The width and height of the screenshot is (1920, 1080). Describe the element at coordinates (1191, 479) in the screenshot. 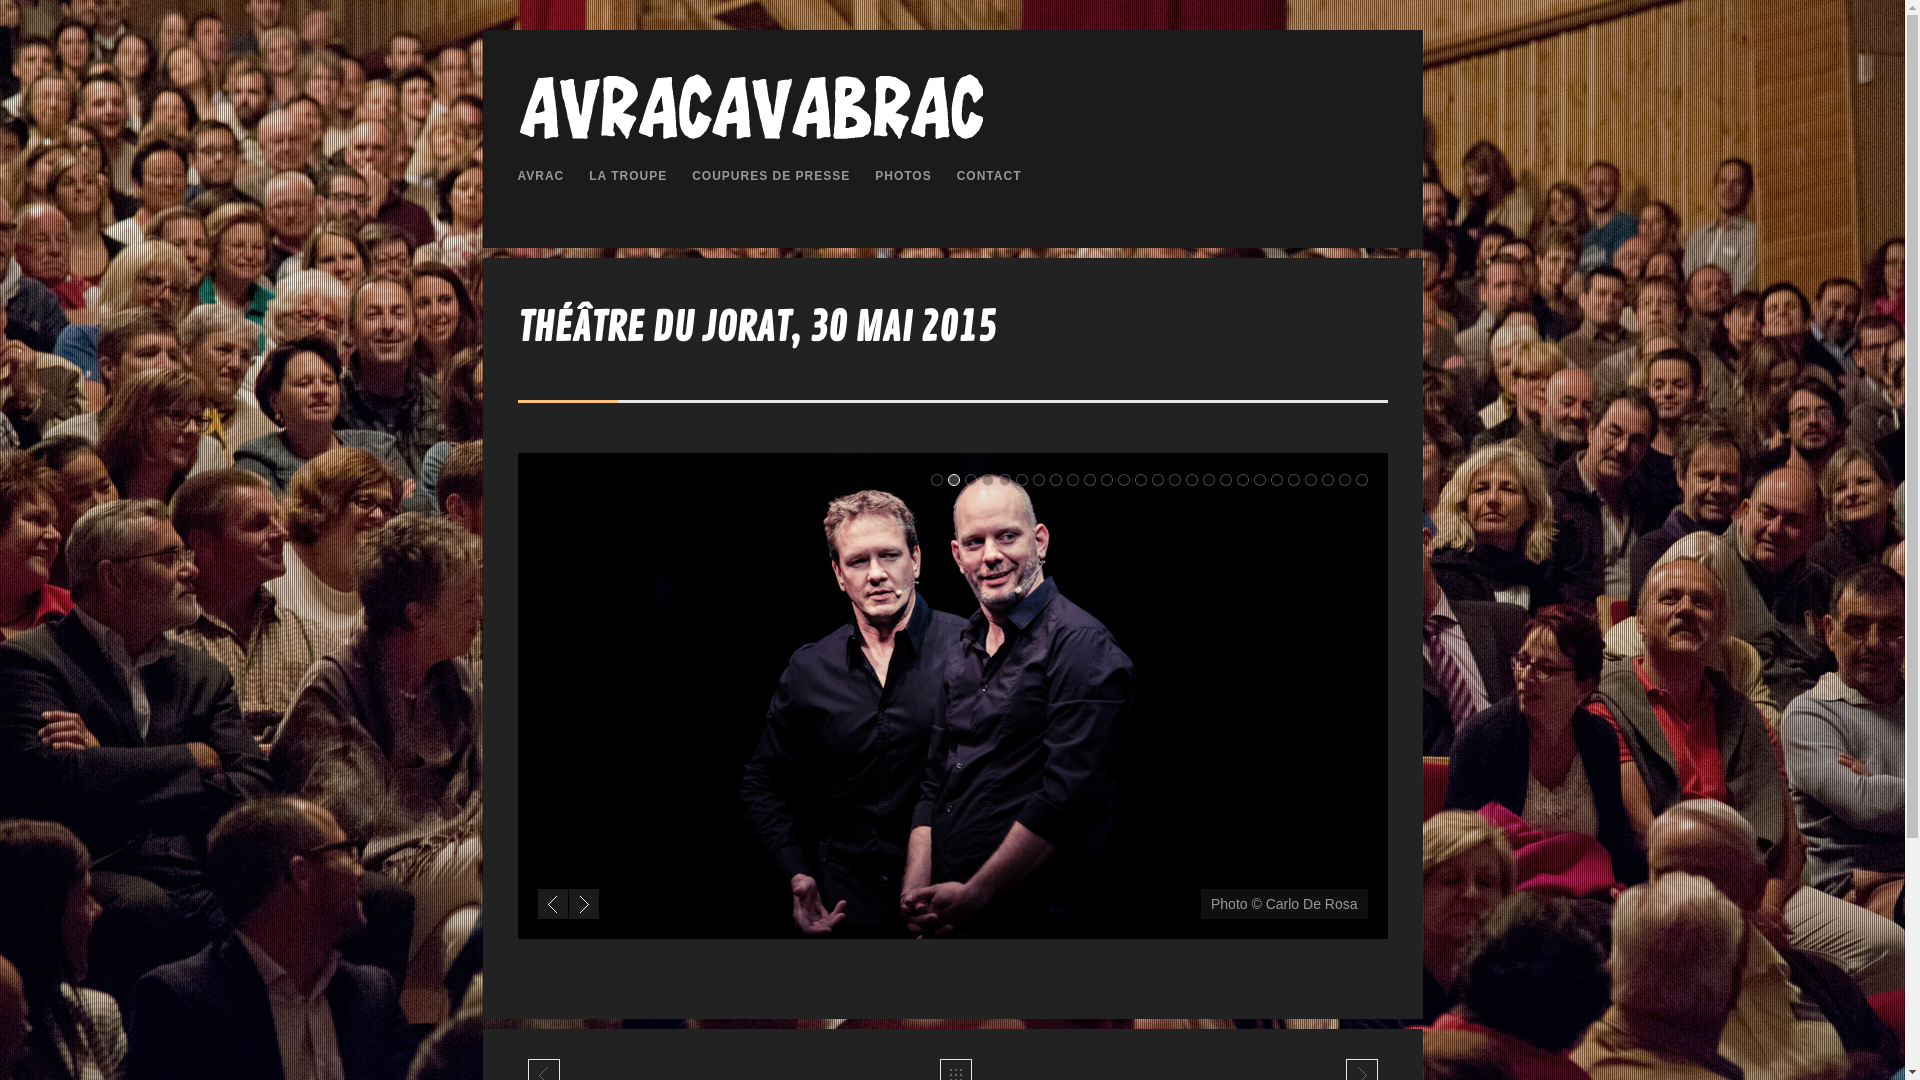

I see `'16'` at that location.